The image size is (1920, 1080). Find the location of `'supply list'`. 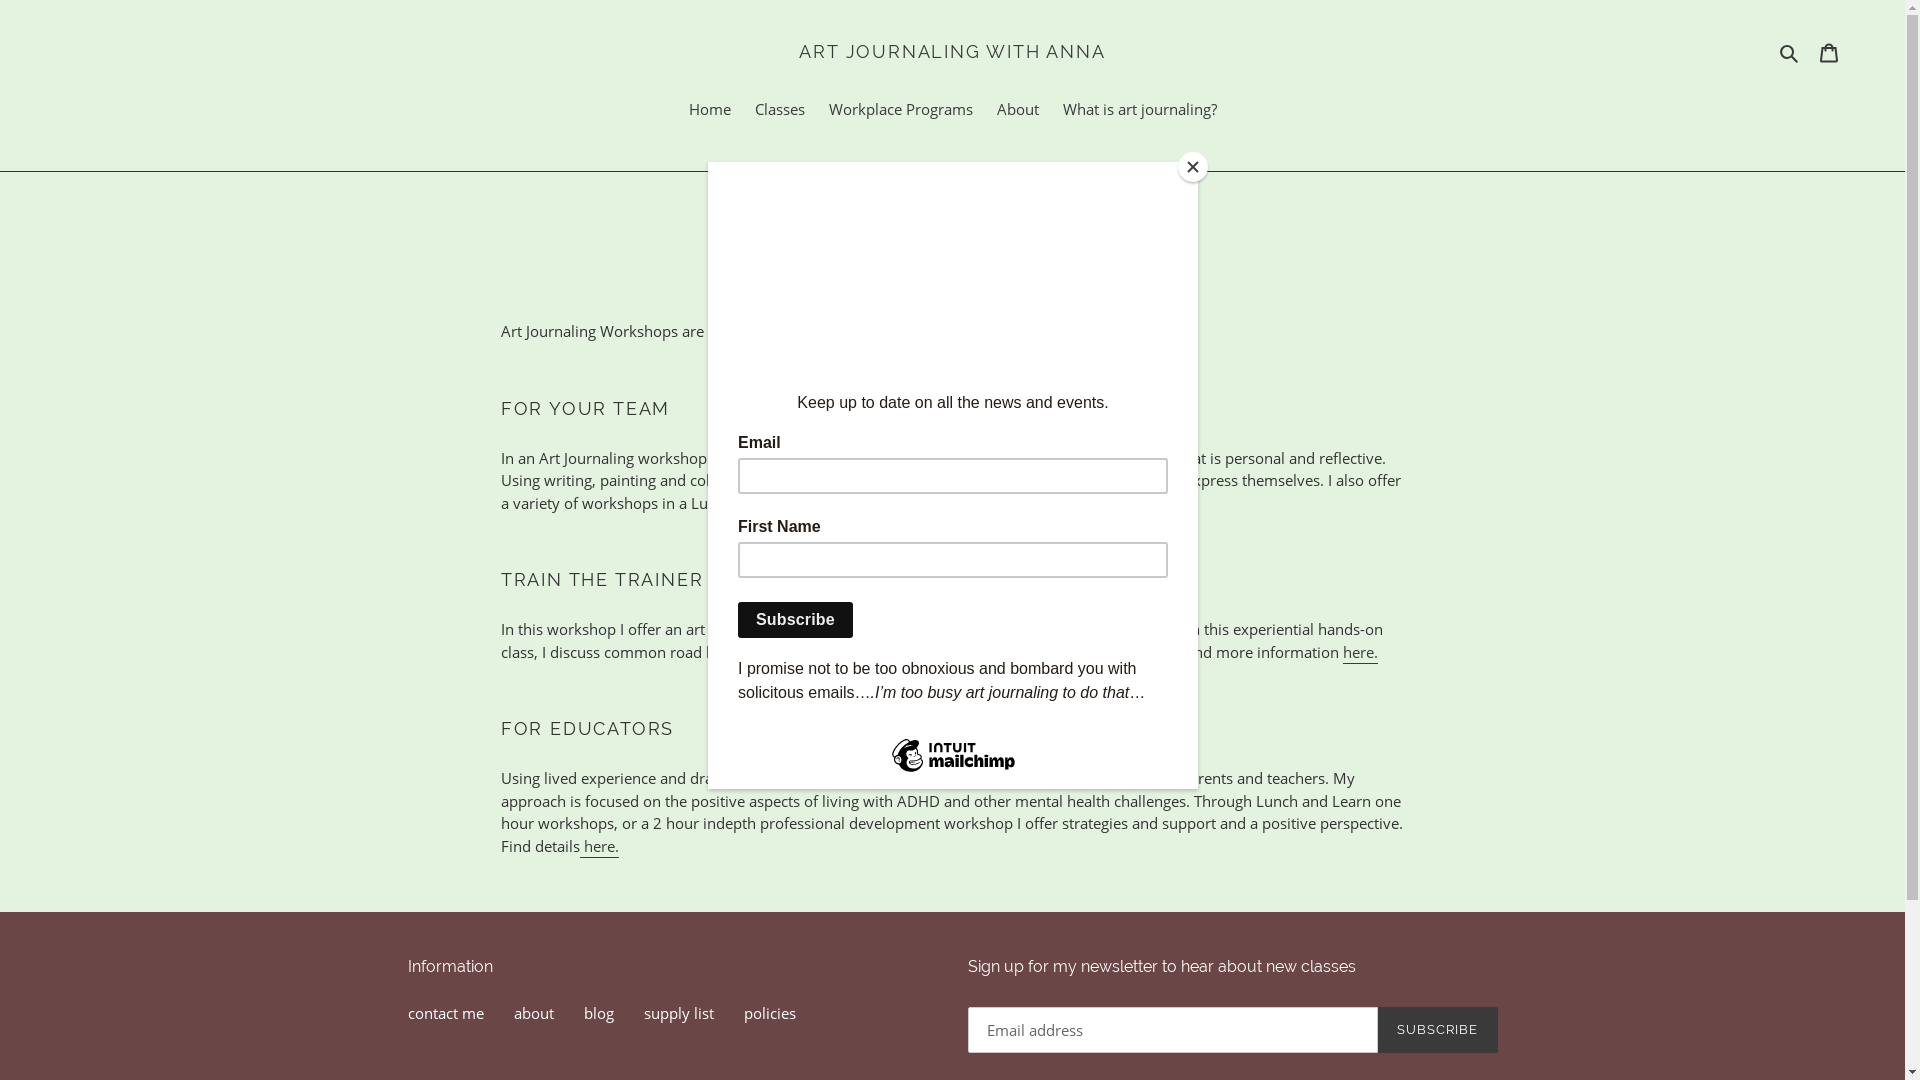

'supply list' is located at coordinates (643, 1013).